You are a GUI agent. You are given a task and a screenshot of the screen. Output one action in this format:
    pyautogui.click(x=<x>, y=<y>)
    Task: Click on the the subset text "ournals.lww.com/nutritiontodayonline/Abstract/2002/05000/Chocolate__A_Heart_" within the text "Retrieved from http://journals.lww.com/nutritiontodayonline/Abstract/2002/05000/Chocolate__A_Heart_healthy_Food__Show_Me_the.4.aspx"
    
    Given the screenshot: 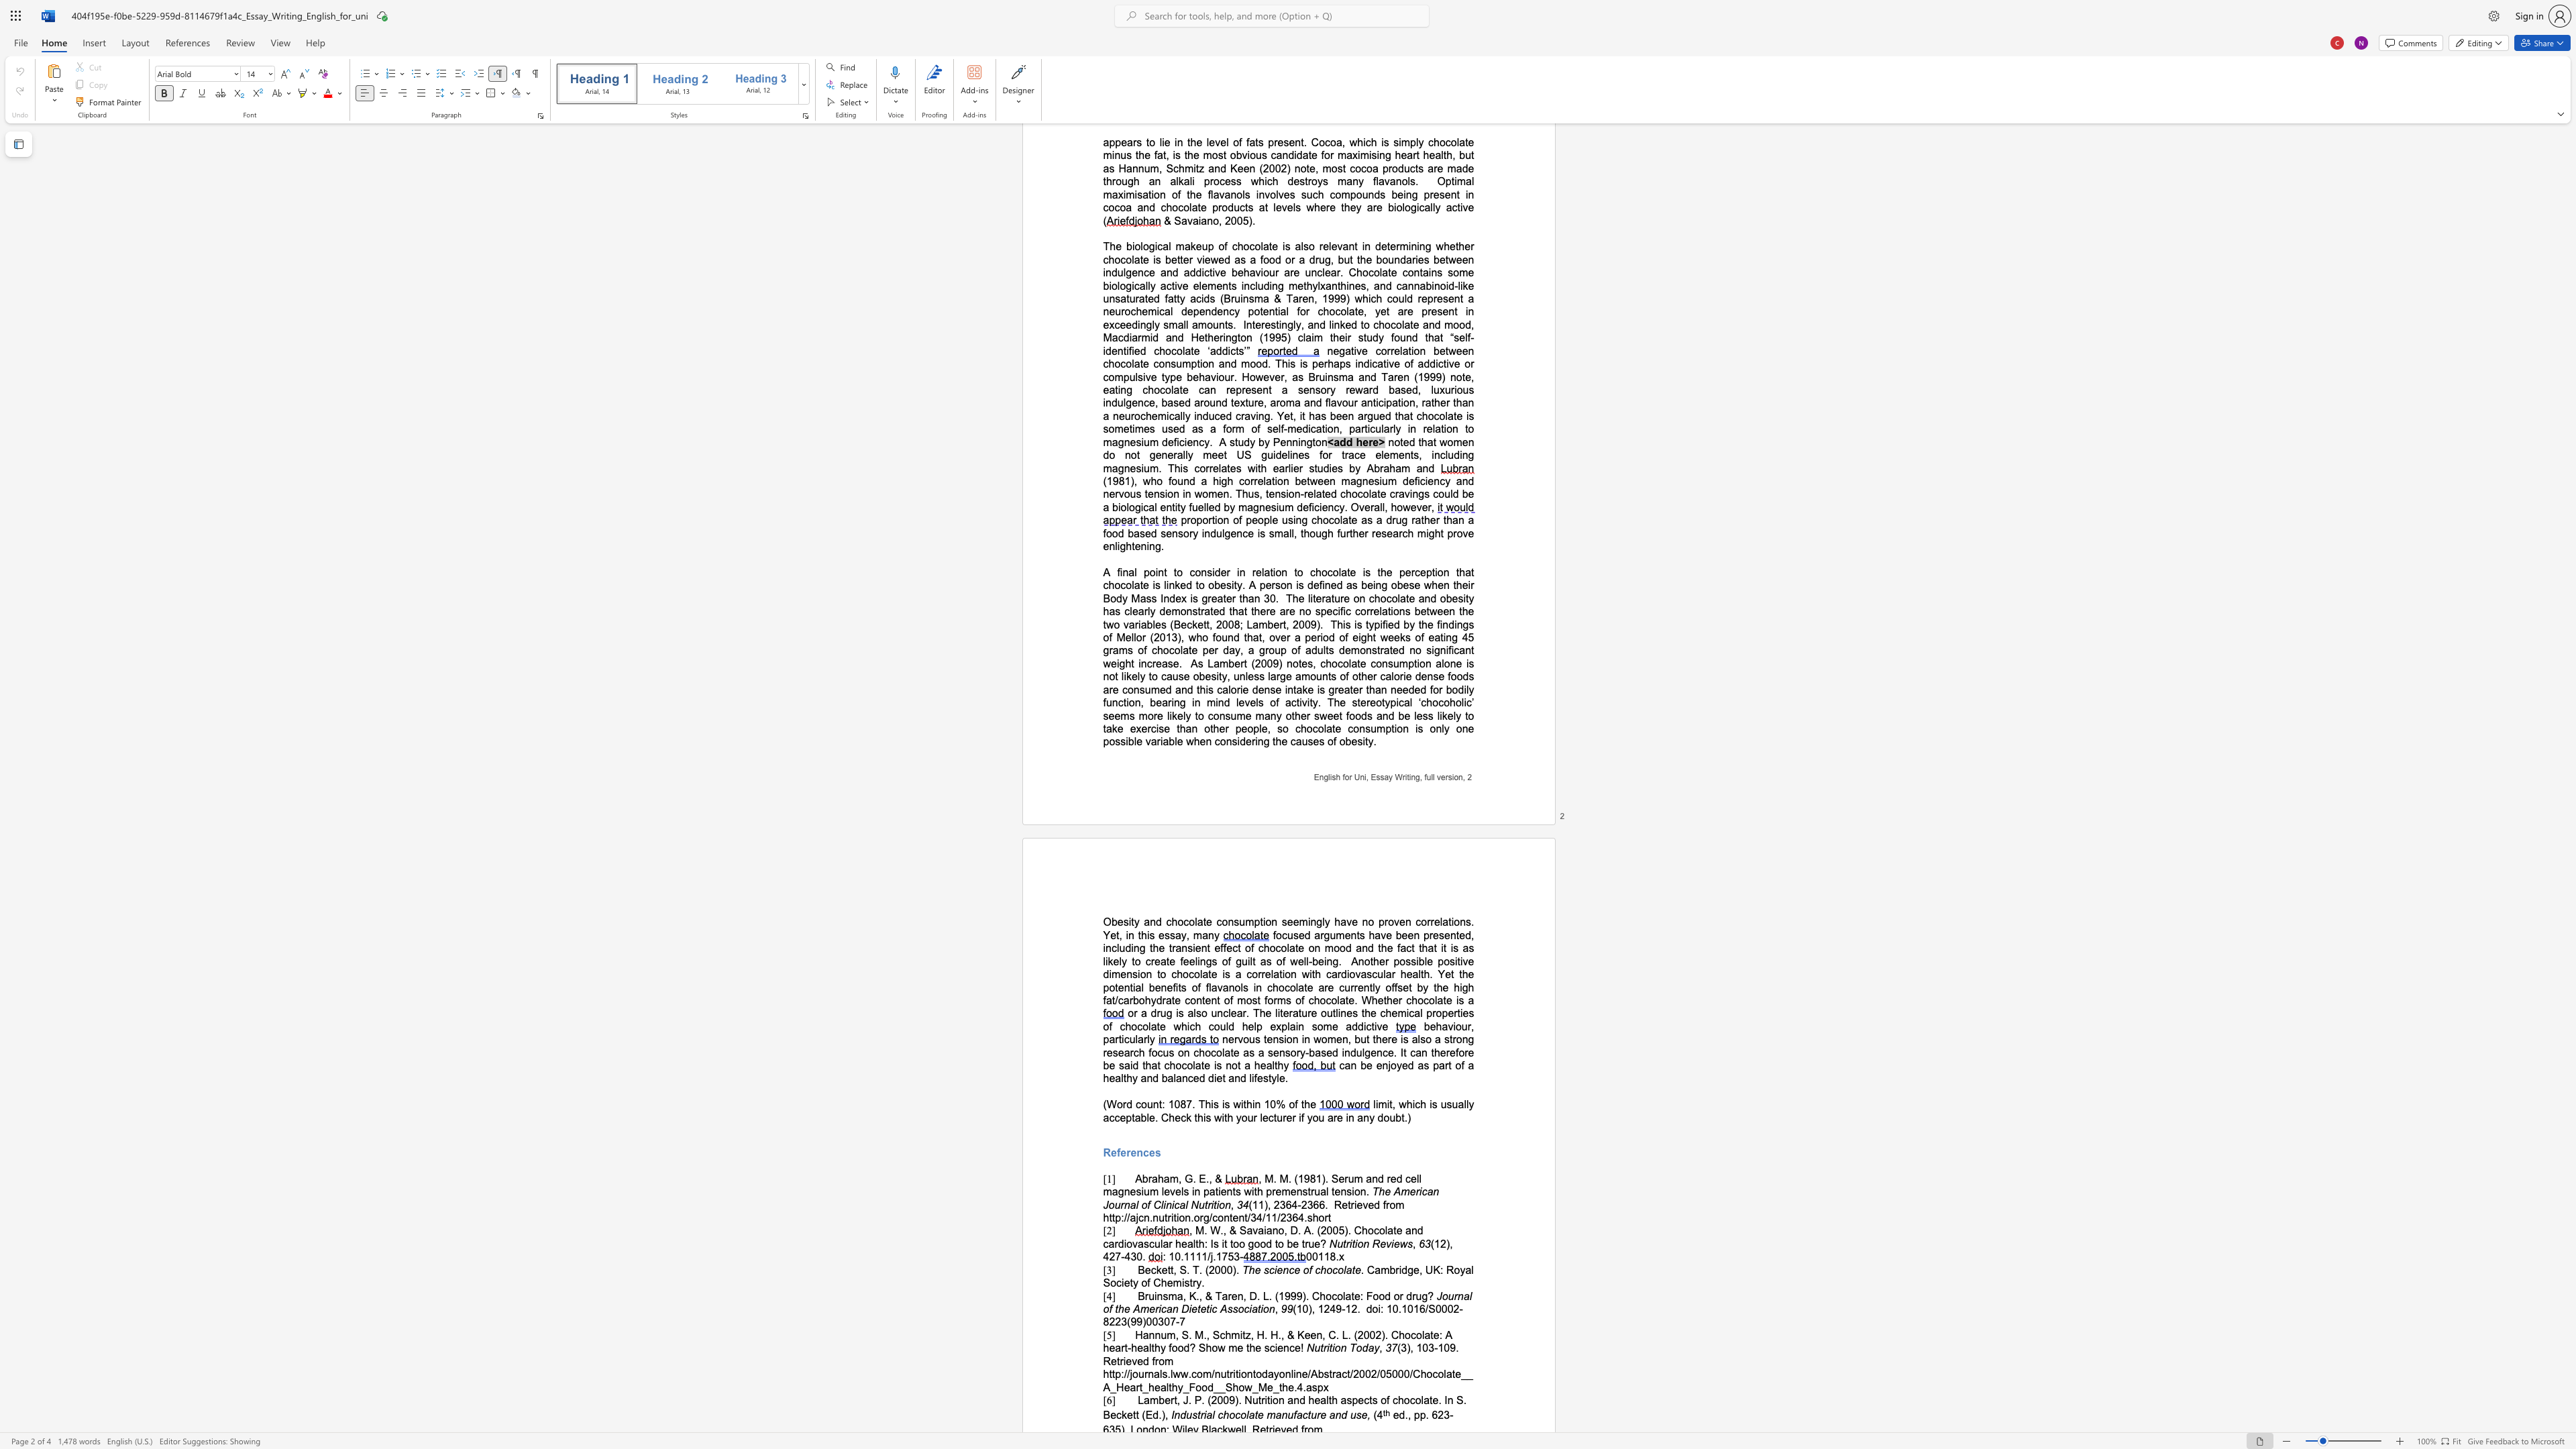 What is the action you would take?
    pyautogui.click(x=1132, y=1373)
    